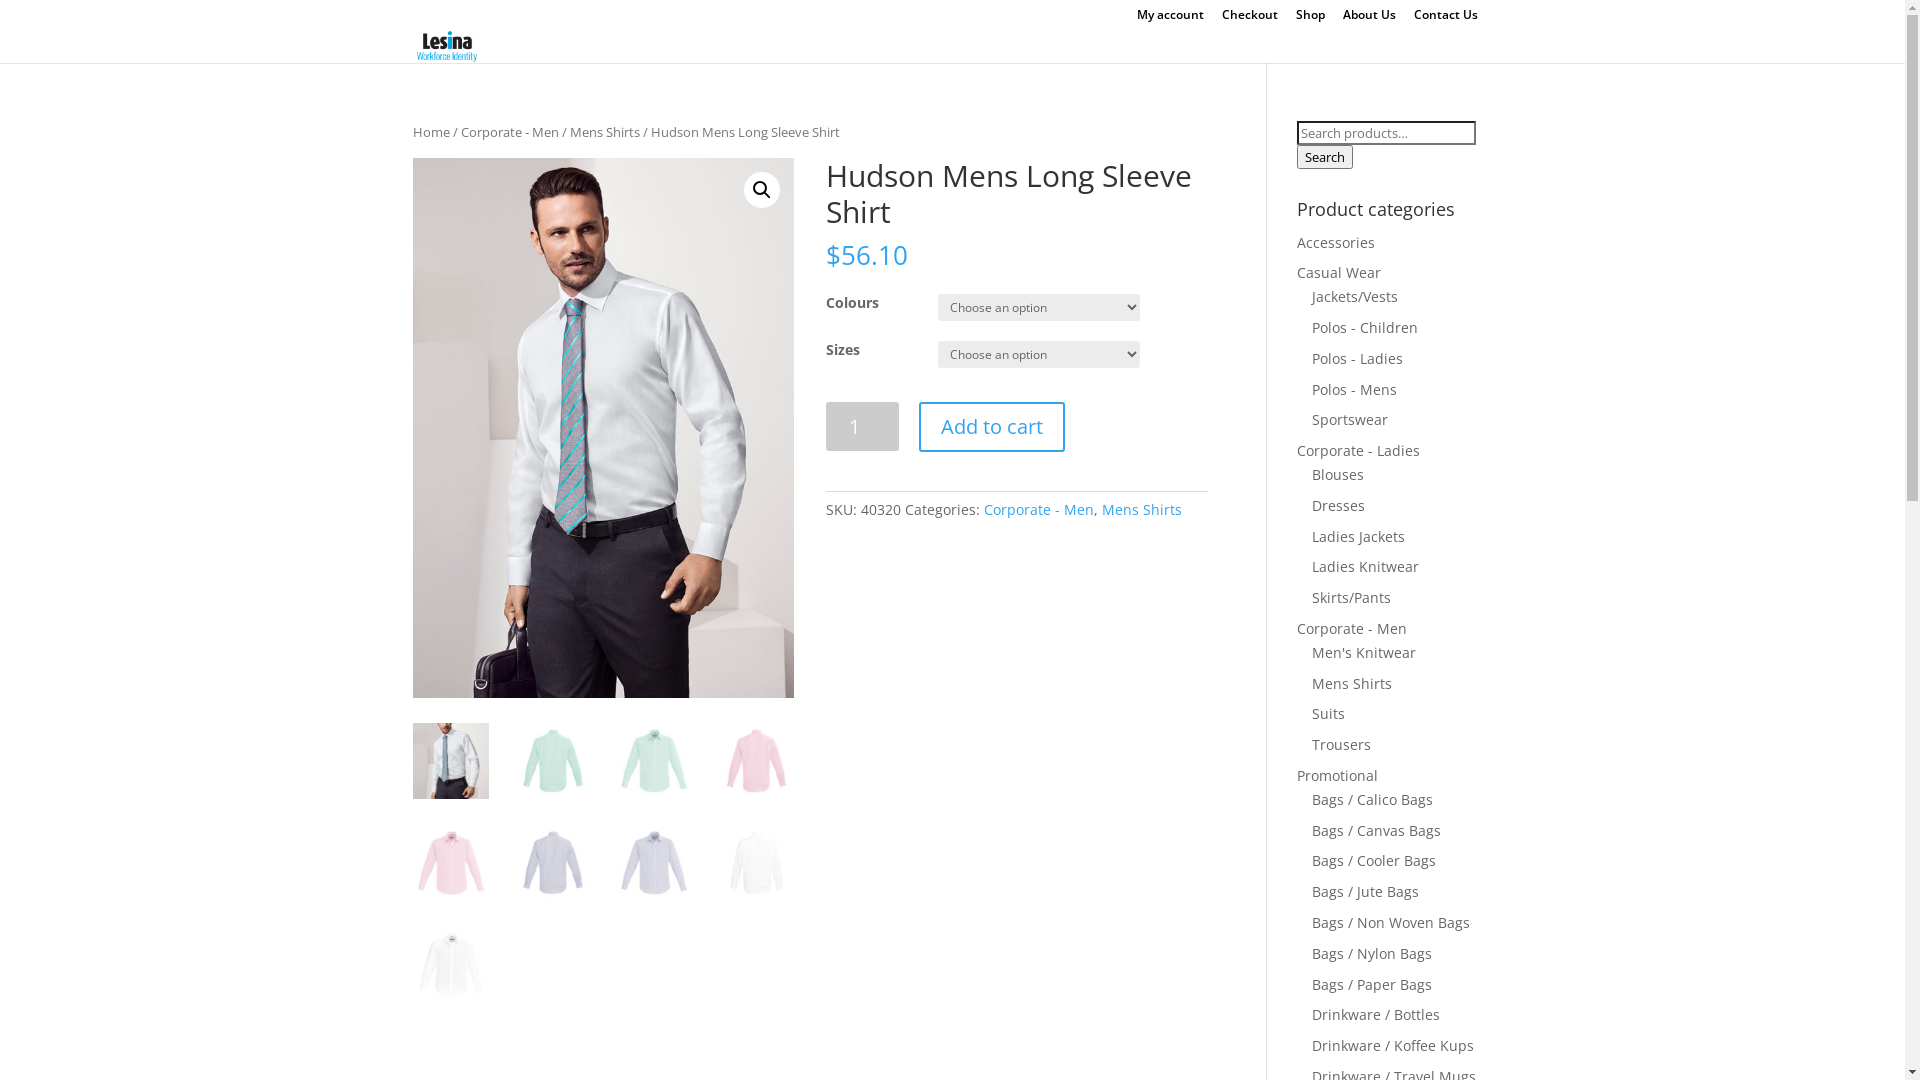 This screenshot has width=1920, height=1080. I want to click on 'Drinkware / Koffee Kups', so click(1311, 1044).